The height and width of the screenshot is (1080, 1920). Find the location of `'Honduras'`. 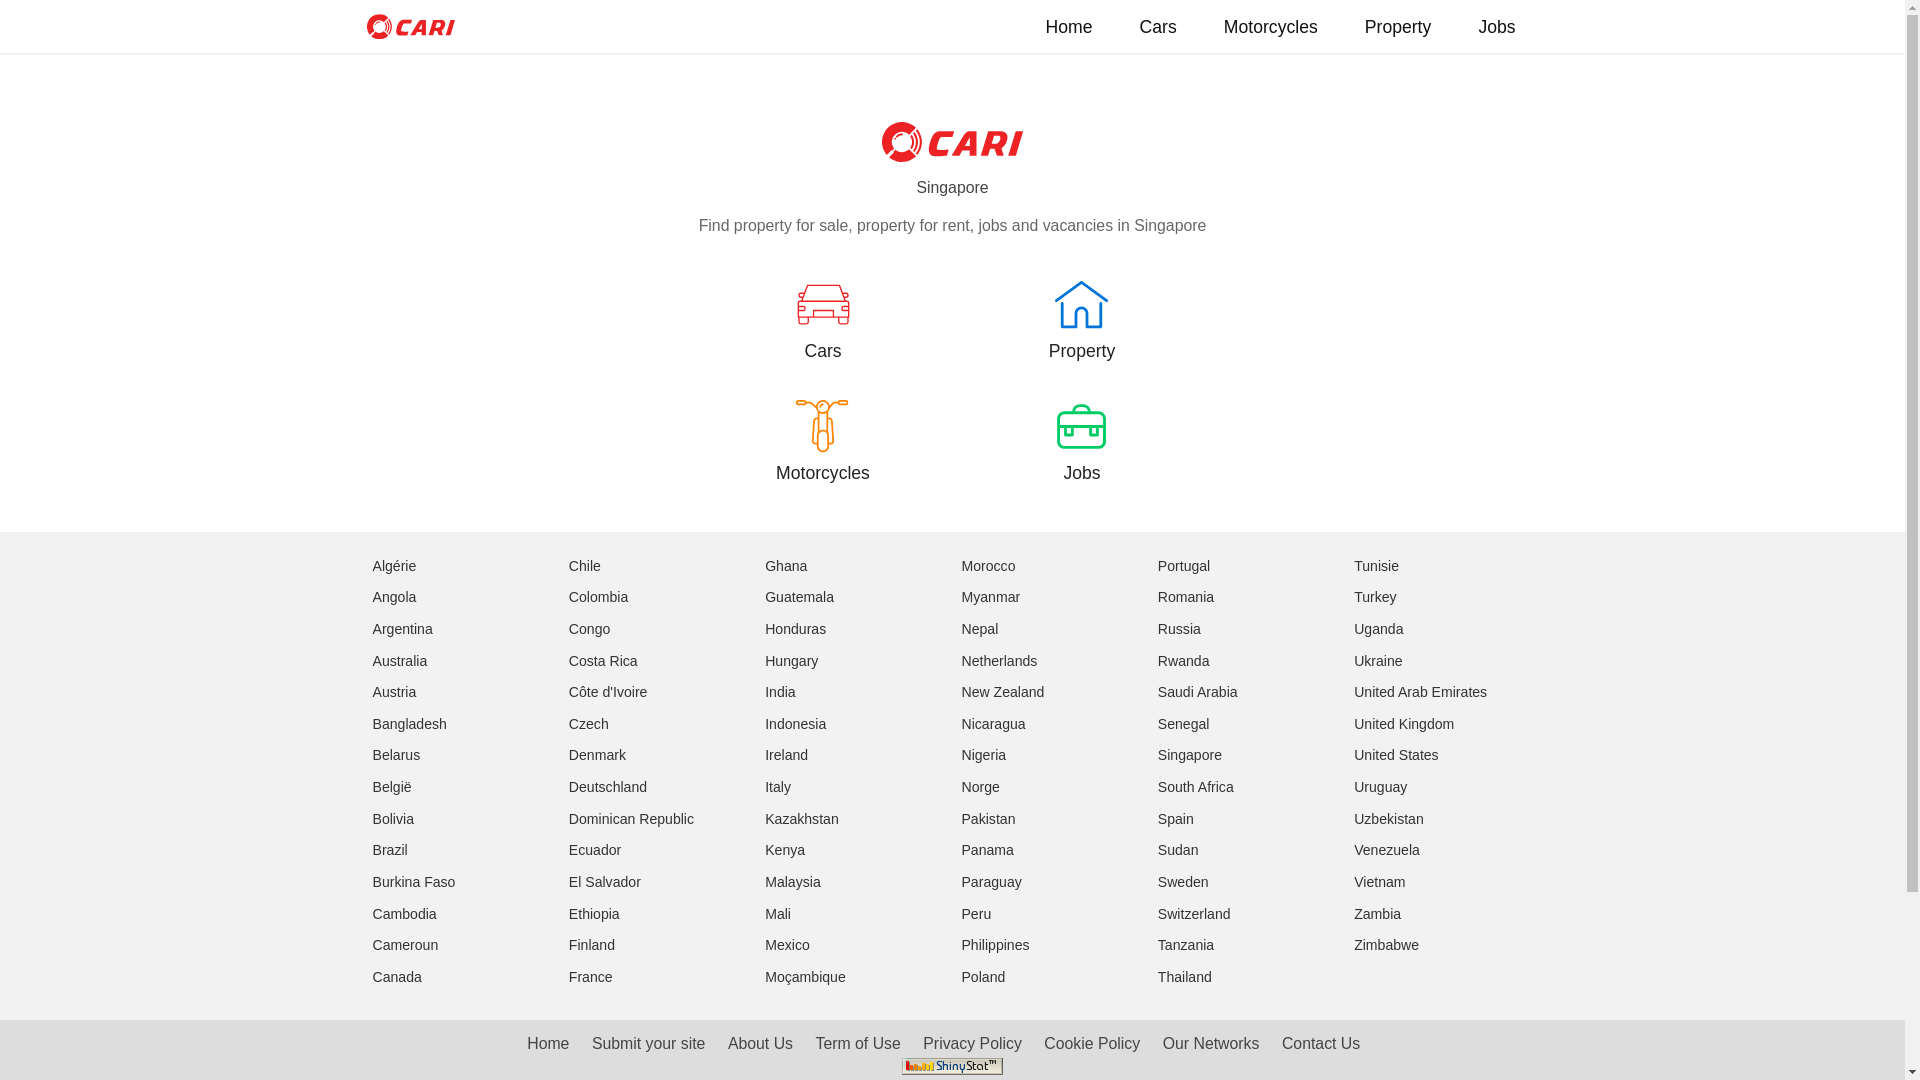

'Honduras' is located at coordinates (794, 627).